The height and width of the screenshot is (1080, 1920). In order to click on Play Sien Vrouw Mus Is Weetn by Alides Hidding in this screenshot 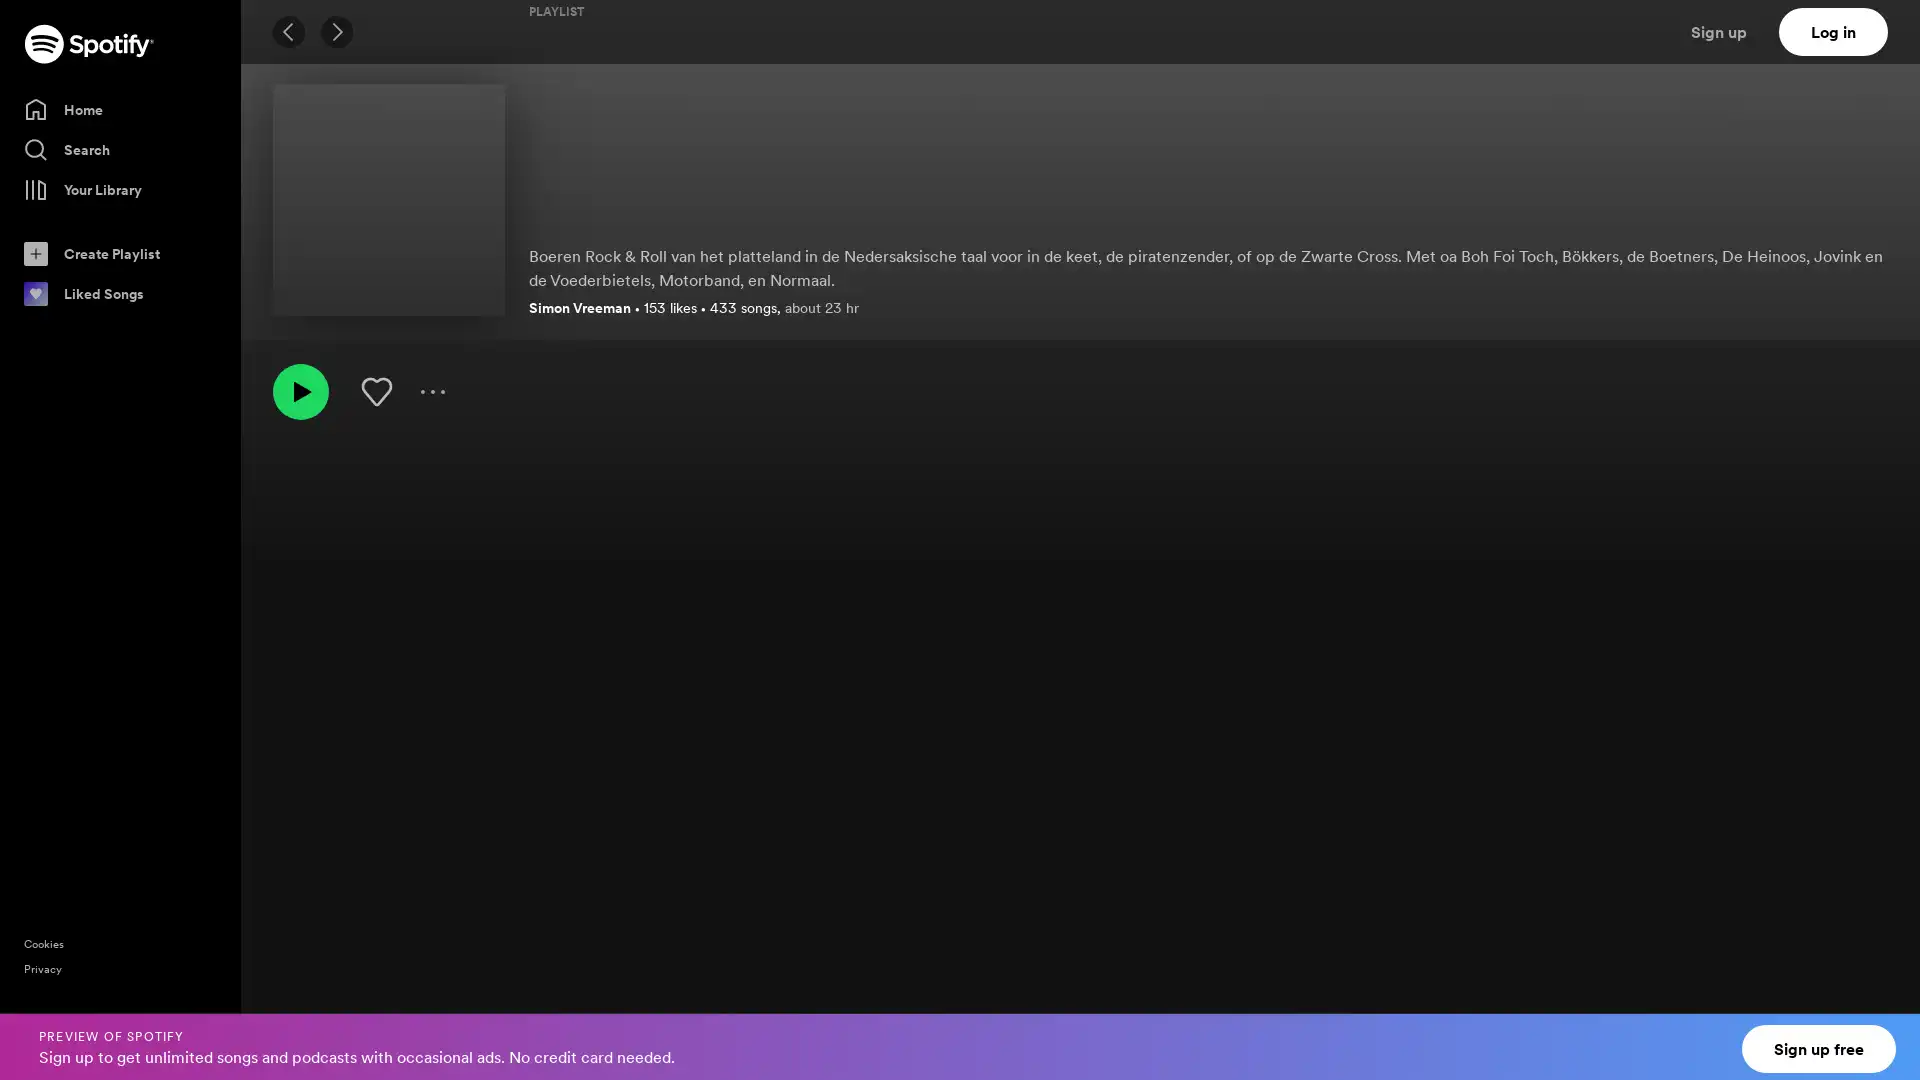, I will do `click(297, 524)`.